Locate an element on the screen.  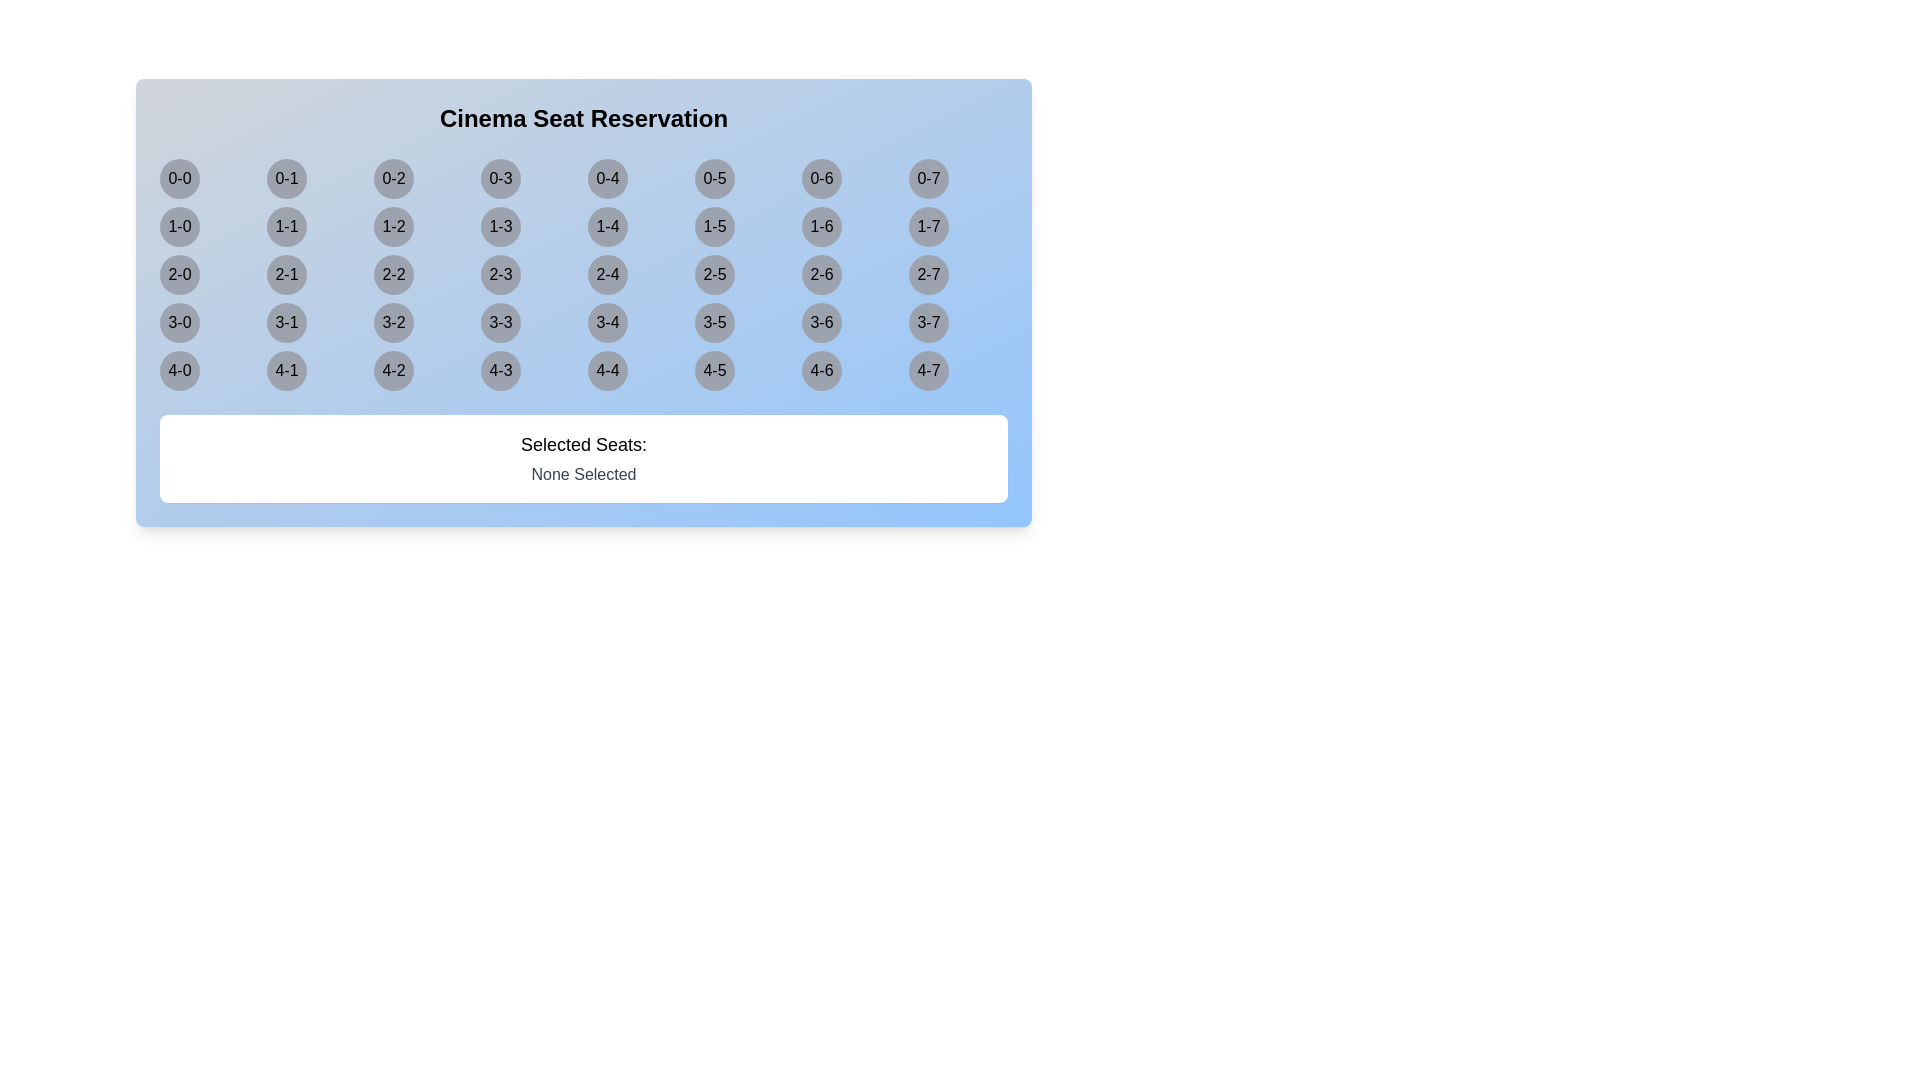
the circular button labeled '0-6' with a gray background is located at coordinates (821, 177).